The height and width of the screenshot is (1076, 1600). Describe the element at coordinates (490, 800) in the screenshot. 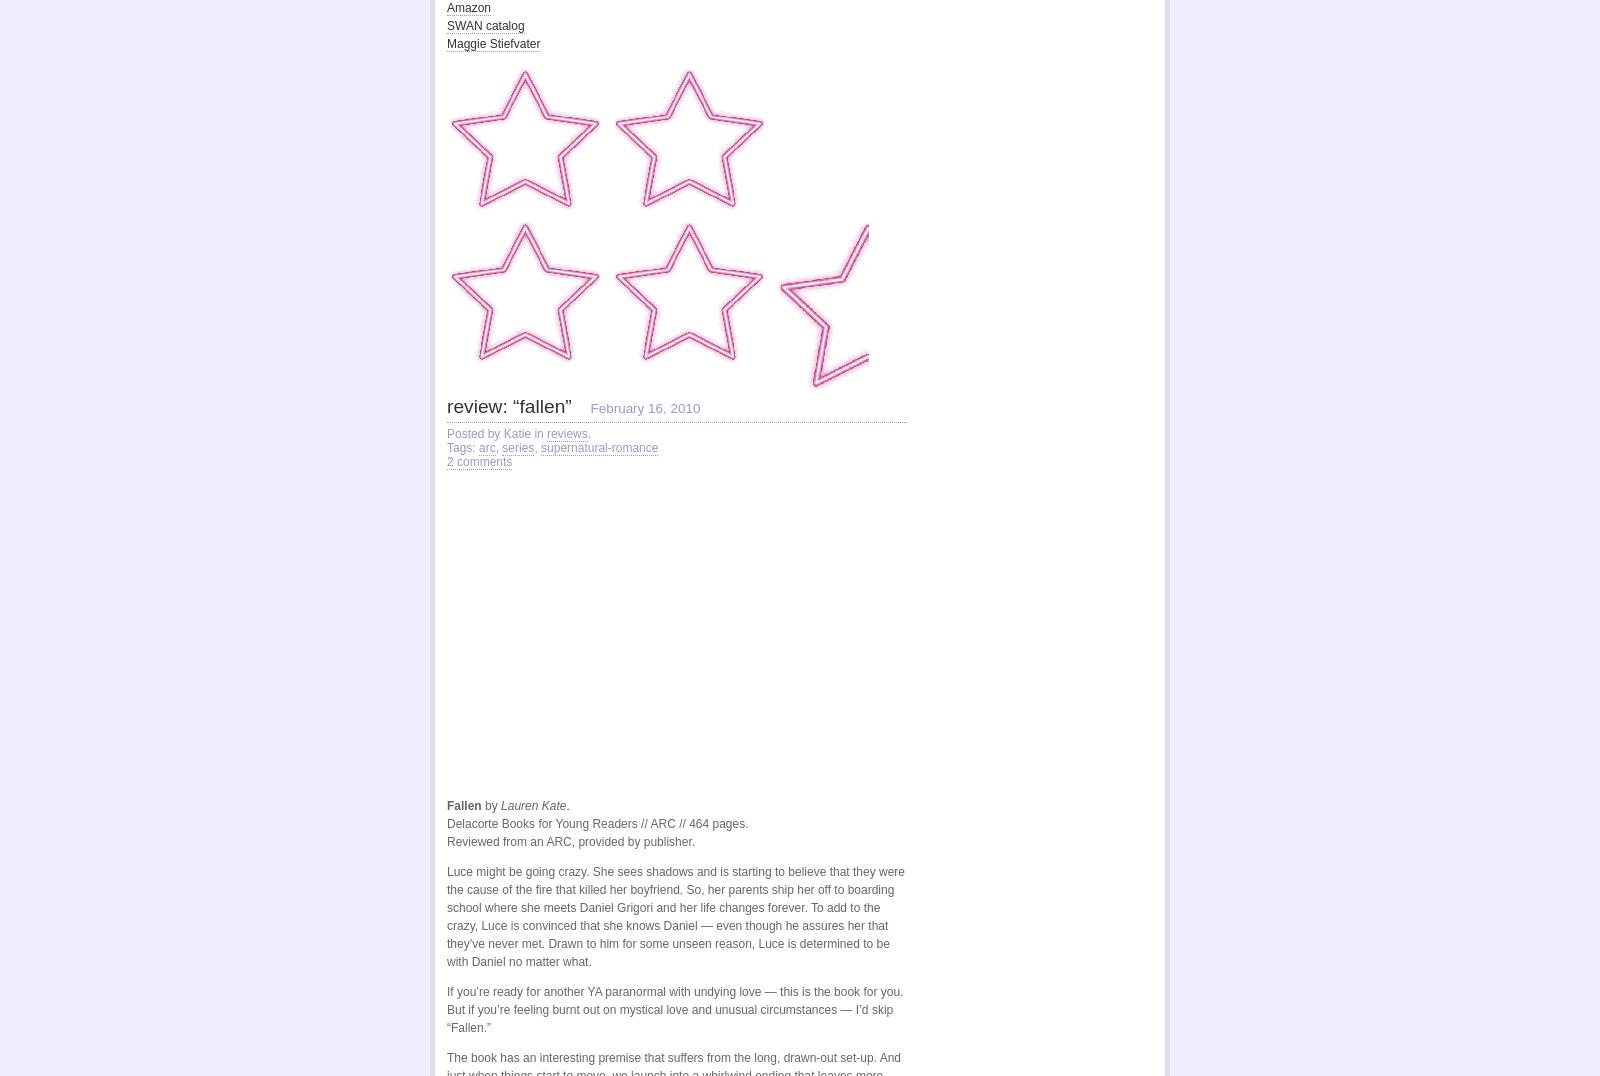

I see `'by'` at that location.